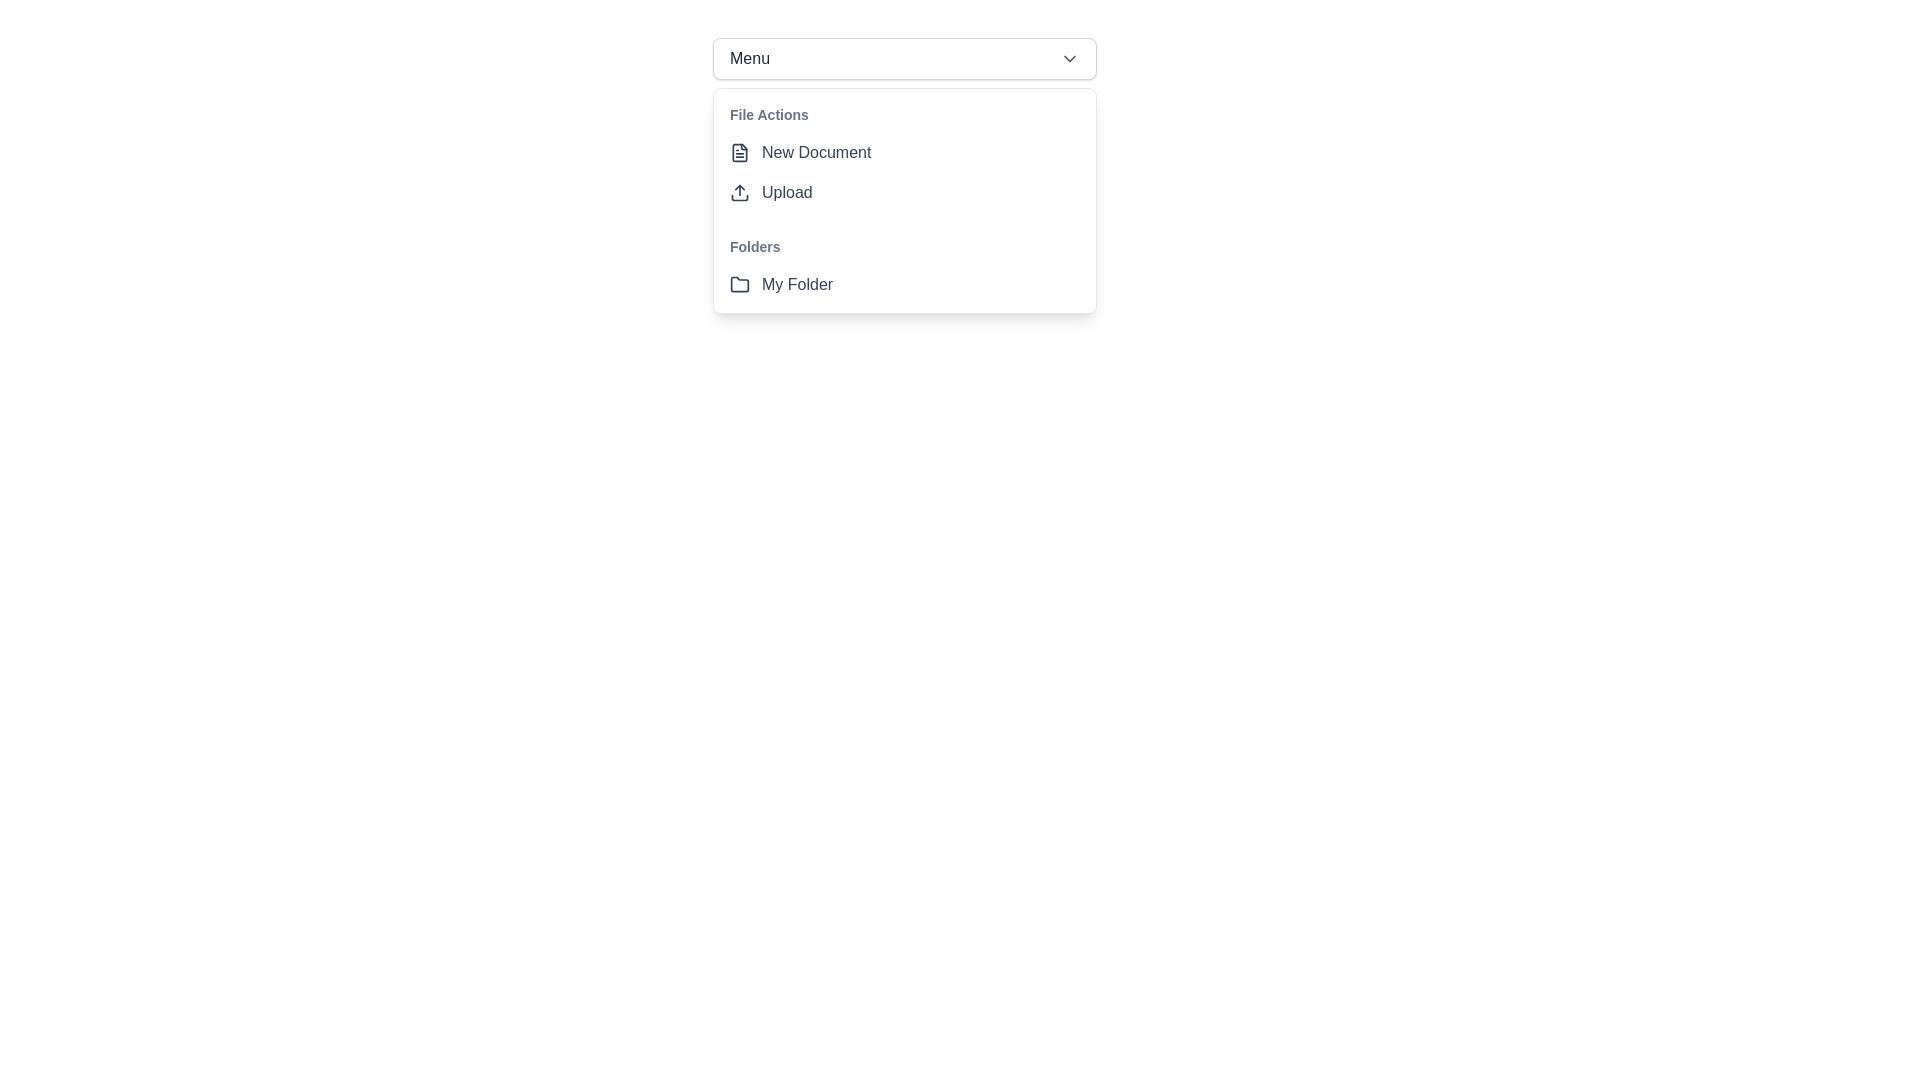  Describe the element at coordinates (738, 285) in the screenshot. I see `the folder icon located to the left of the 'My Folder' text label in the dropdown list` at that location.